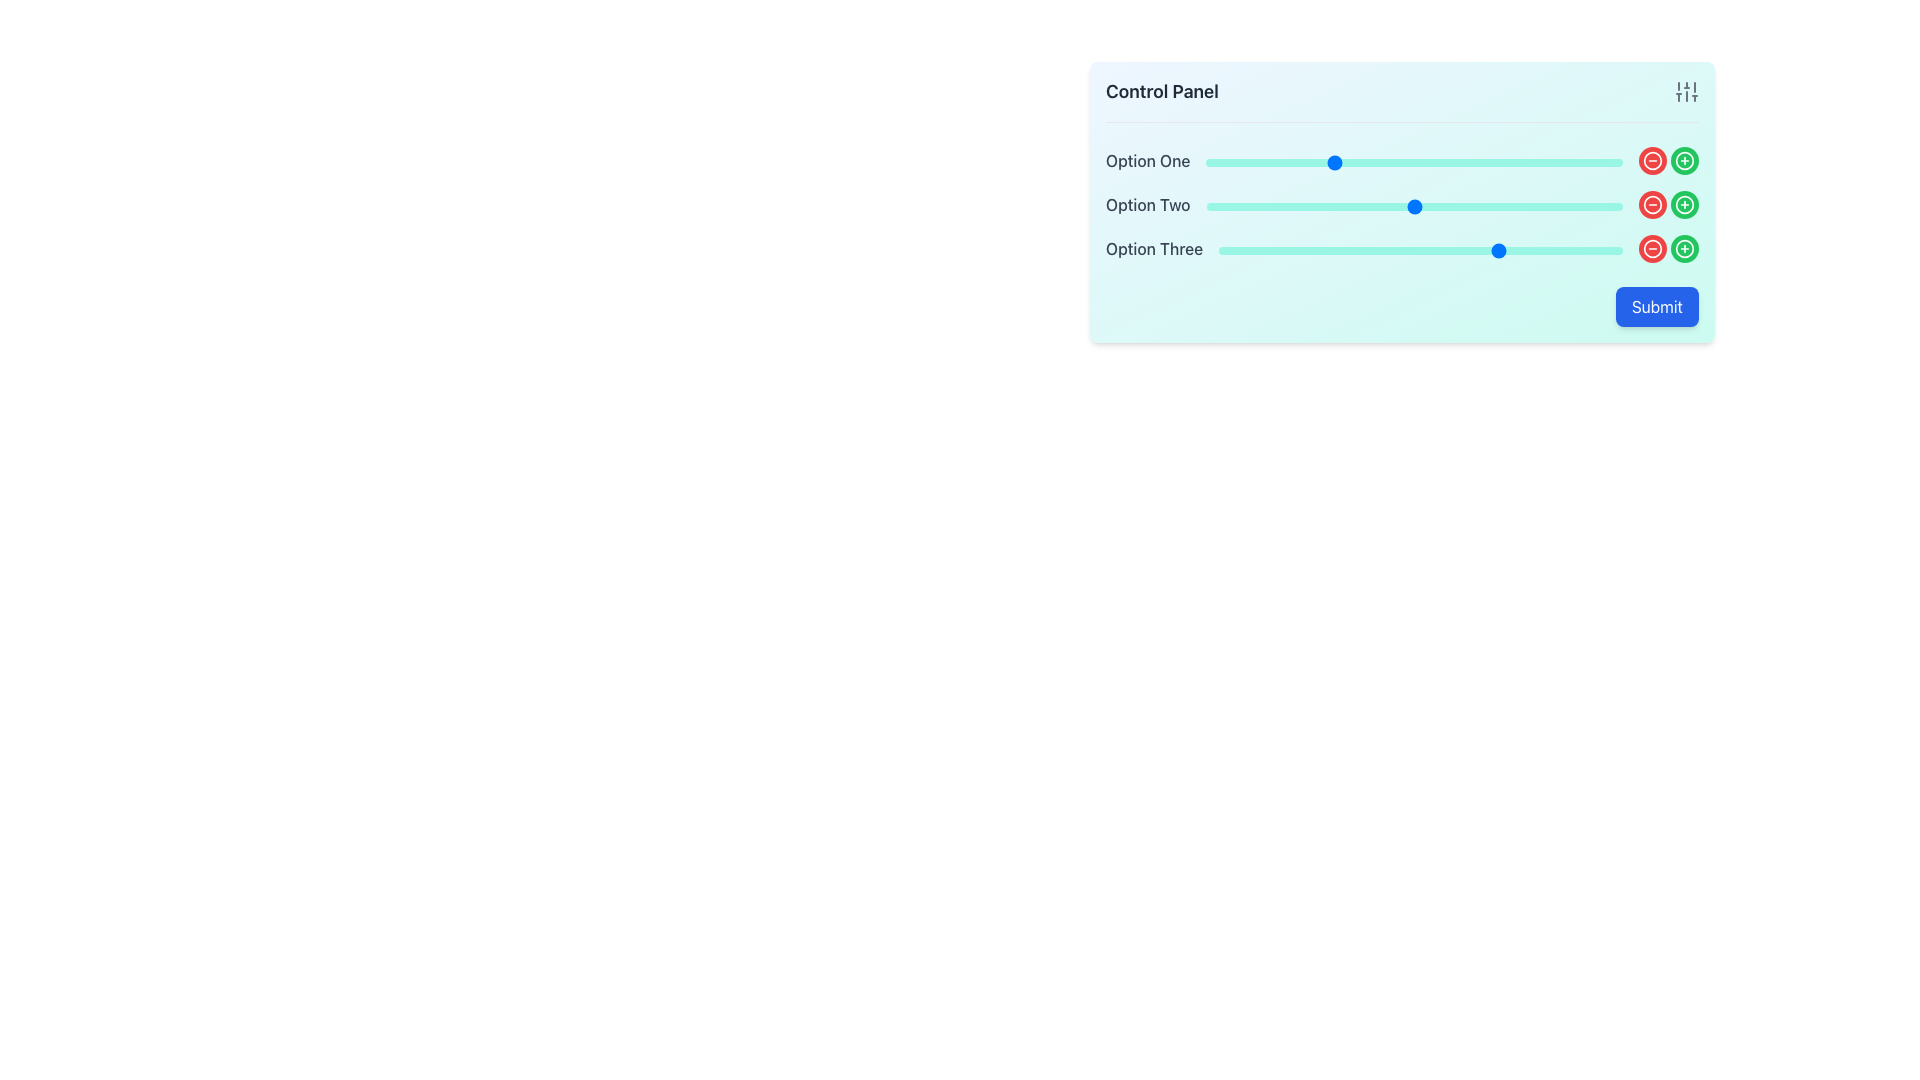 The image size is (1920, 1080). I want to click on the button located on the right side of the interface near the 'Option Three' label, so click(1683, 160).